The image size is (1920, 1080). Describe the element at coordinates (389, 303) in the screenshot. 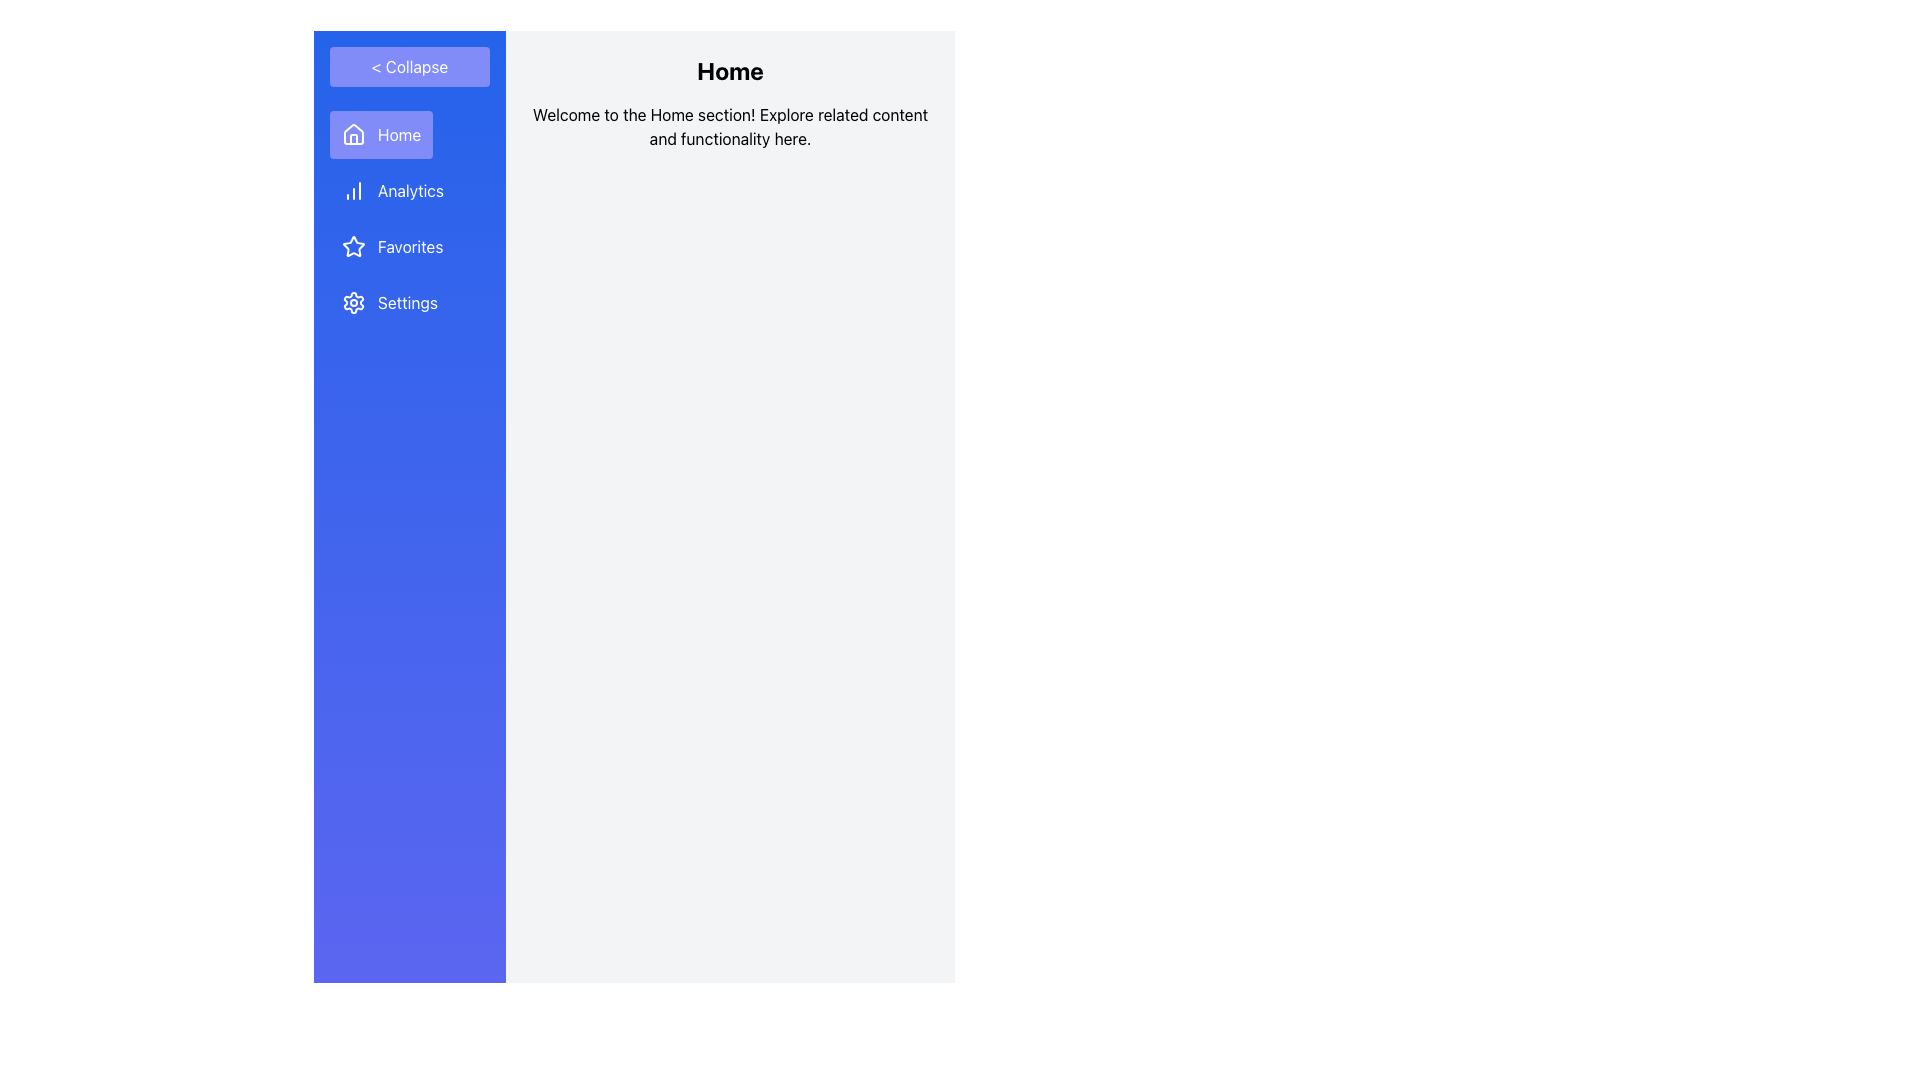

I see `the 'Settings' button in the sidebar` at that location.